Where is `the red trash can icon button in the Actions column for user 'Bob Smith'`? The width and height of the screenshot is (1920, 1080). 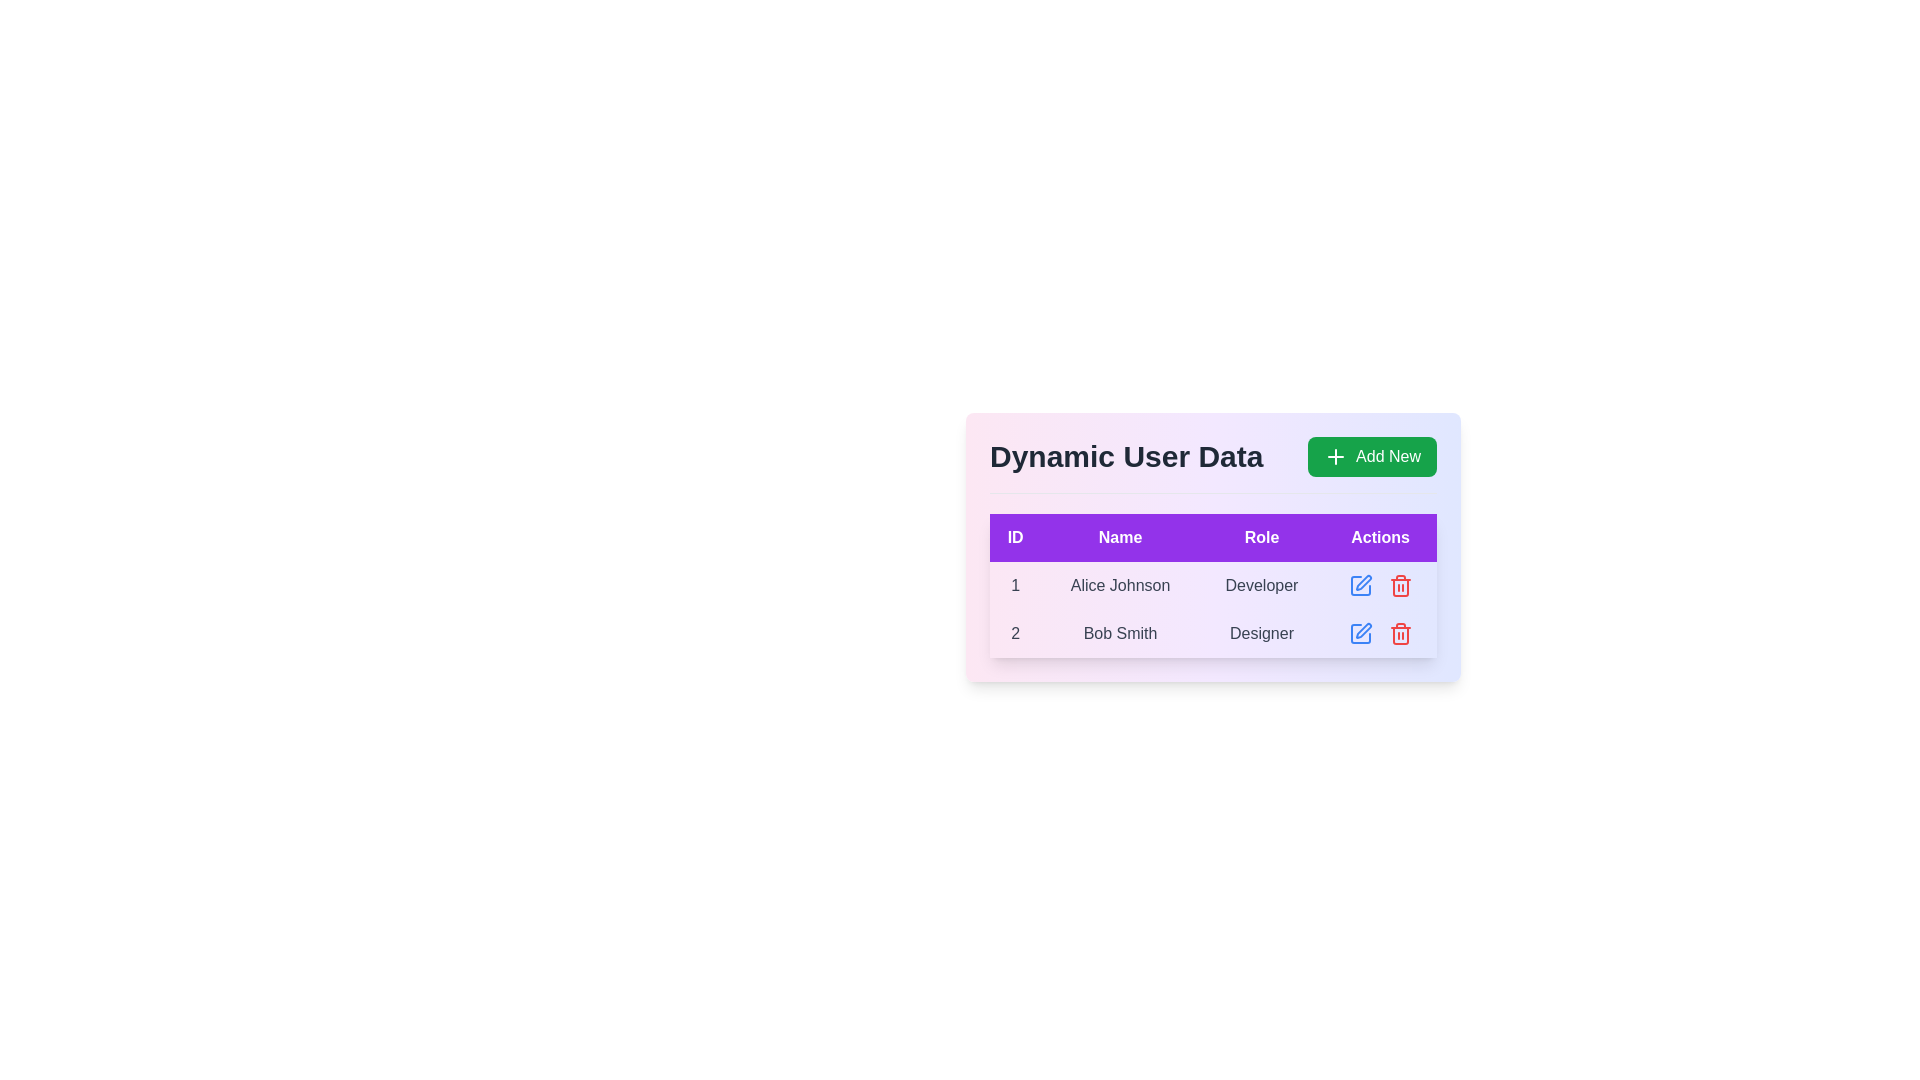 the red trash can icon button in the Actions column for user 'Bob Smith' is located at coordinates (1399, 585).